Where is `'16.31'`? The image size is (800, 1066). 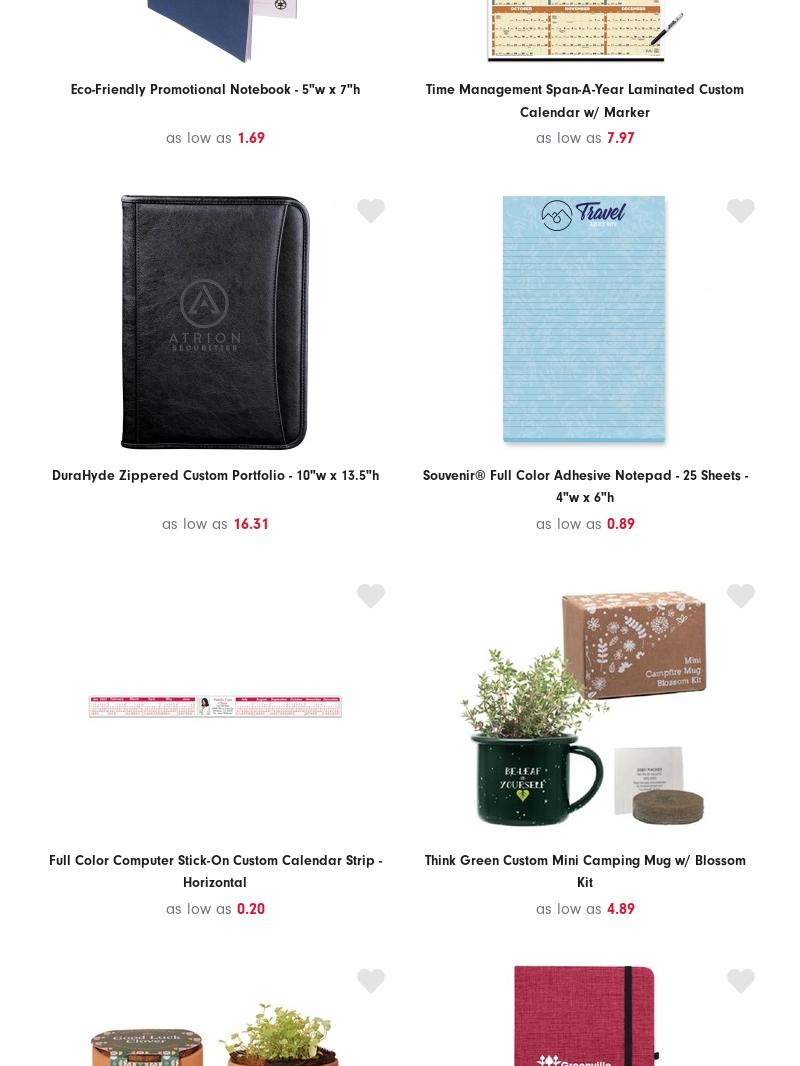
'16.31' is located at coordinates (231, 522).